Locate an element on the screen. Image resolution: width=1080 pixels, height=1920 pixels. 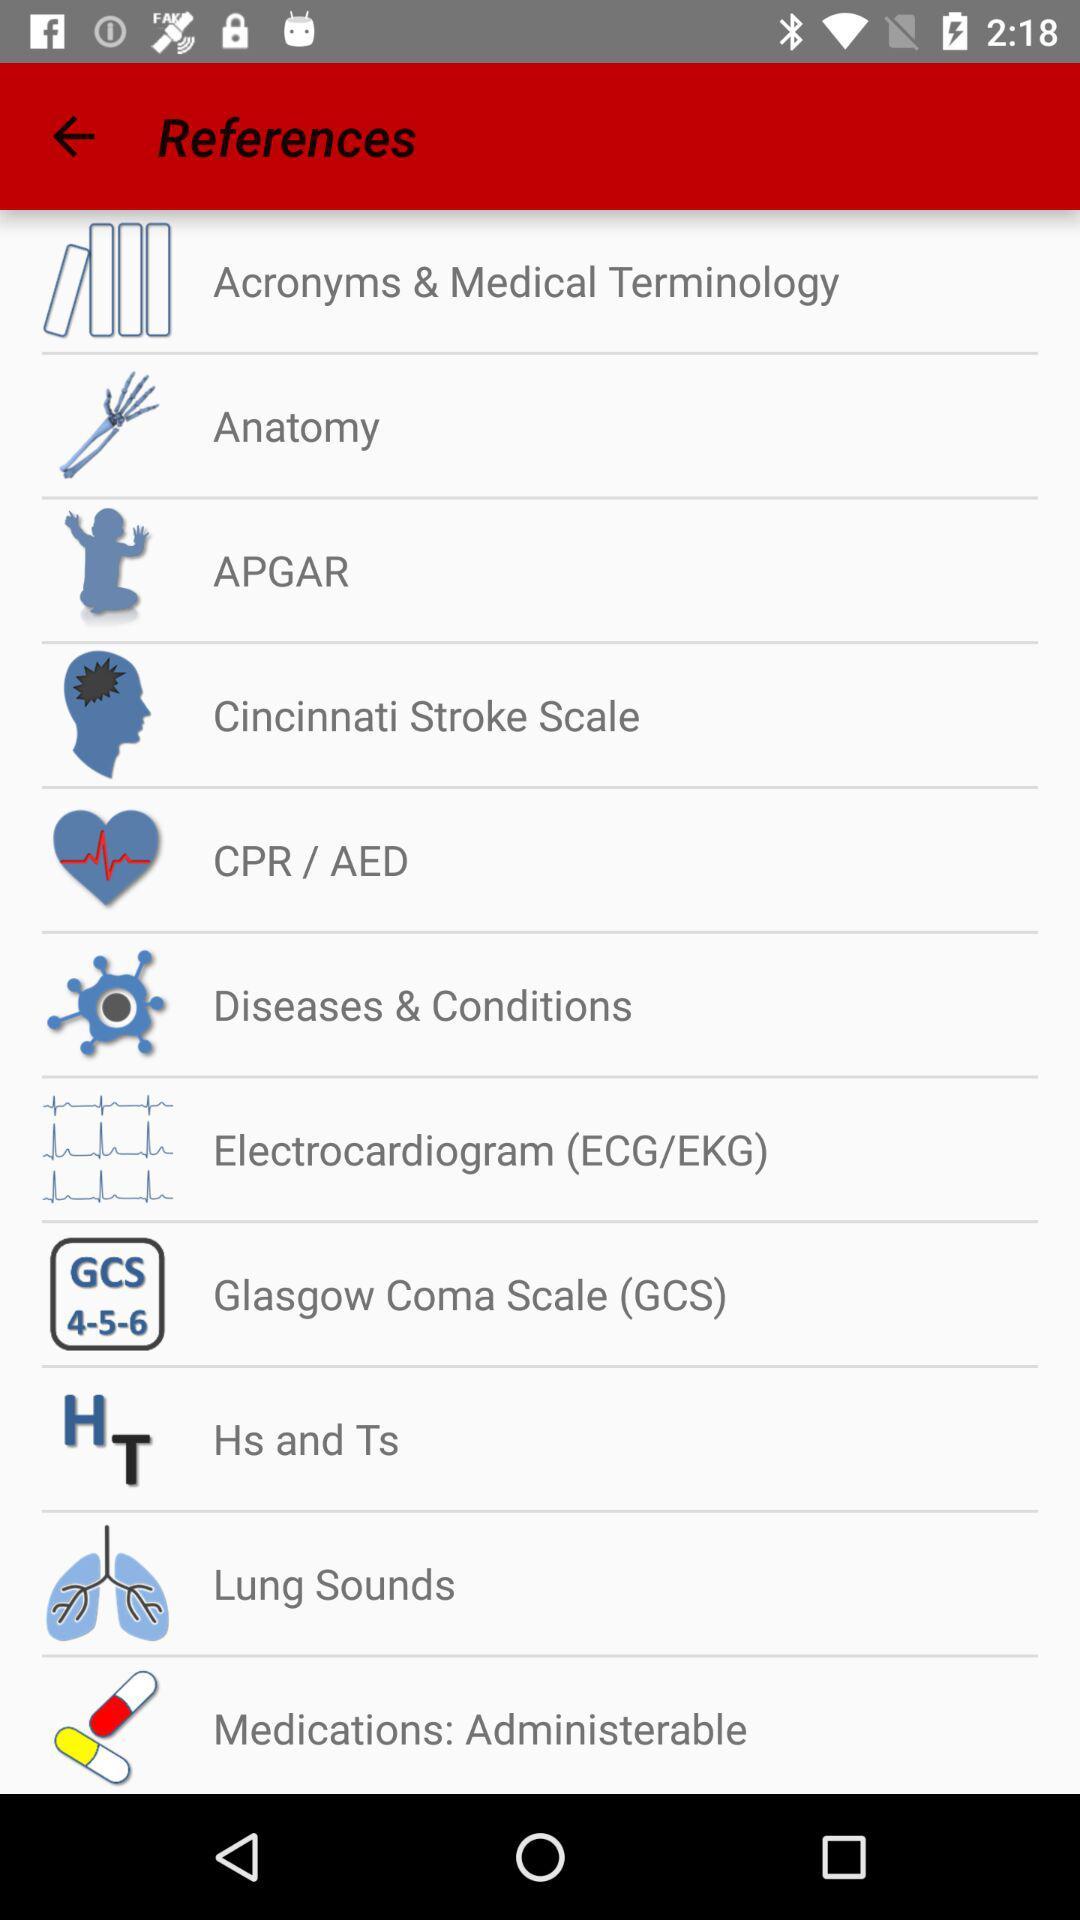
the apgar is located at coordinates (260, 569).